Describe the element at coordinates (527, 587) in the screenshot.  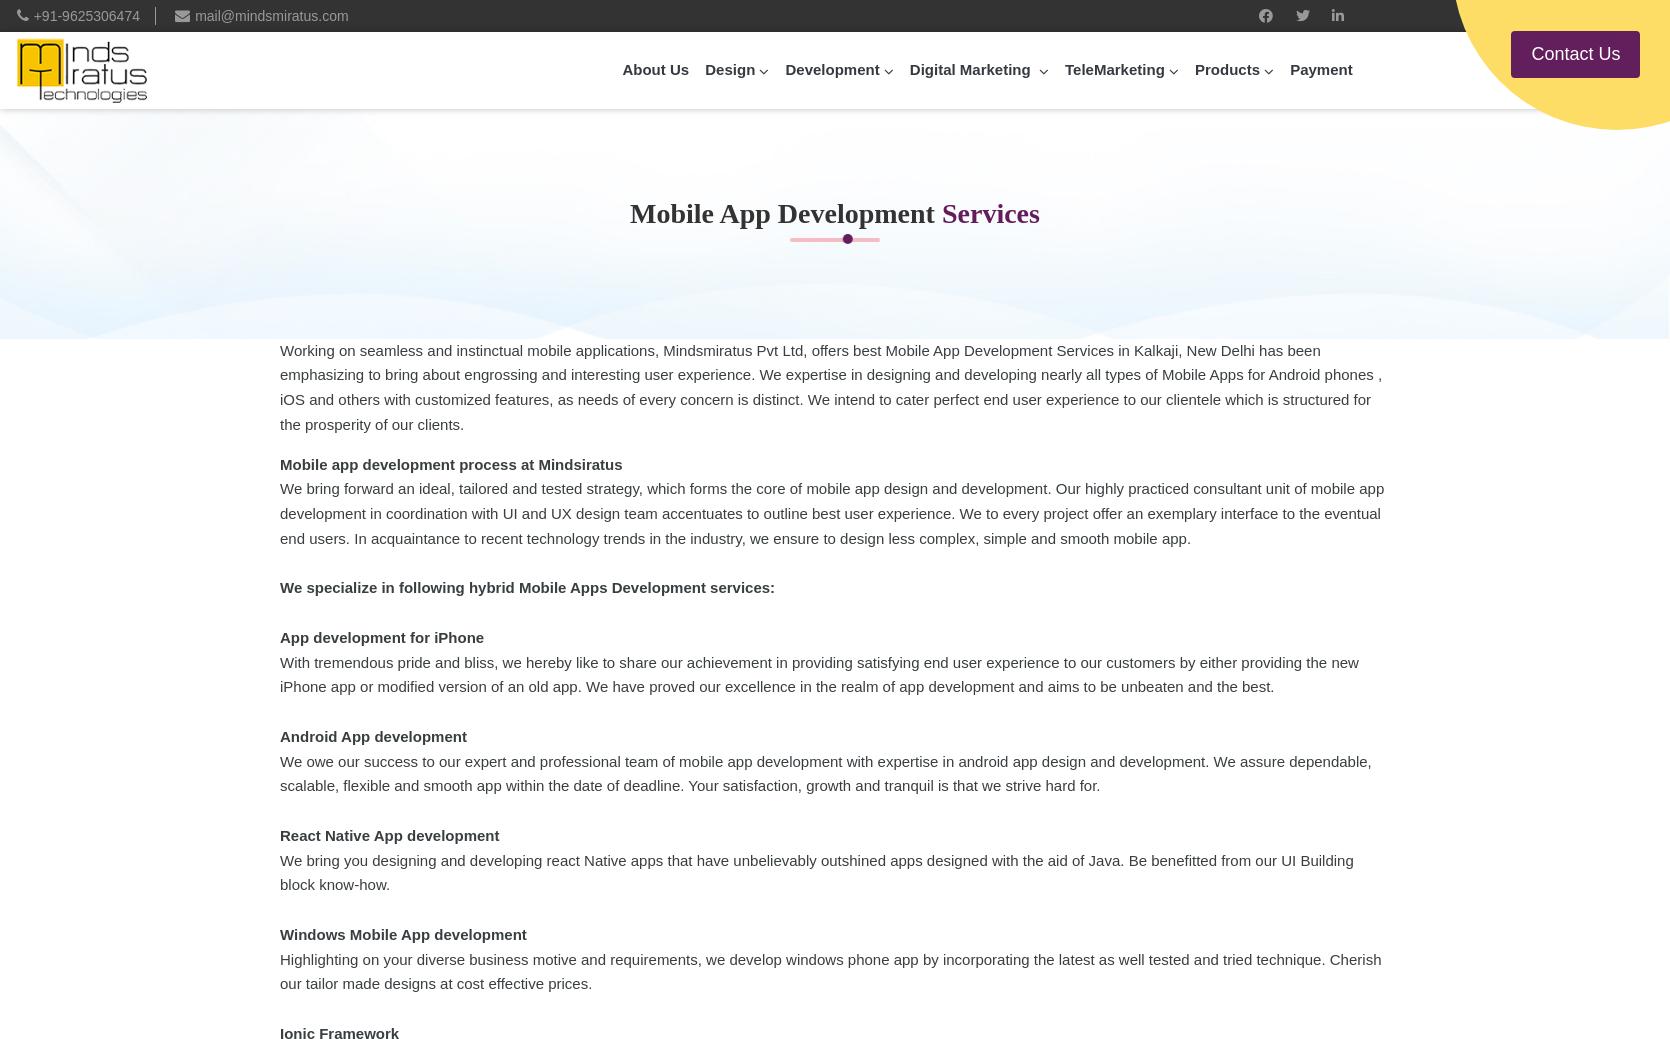
I see `'We specialize in following hybrid Mobile Apps Development services:'` at that location.